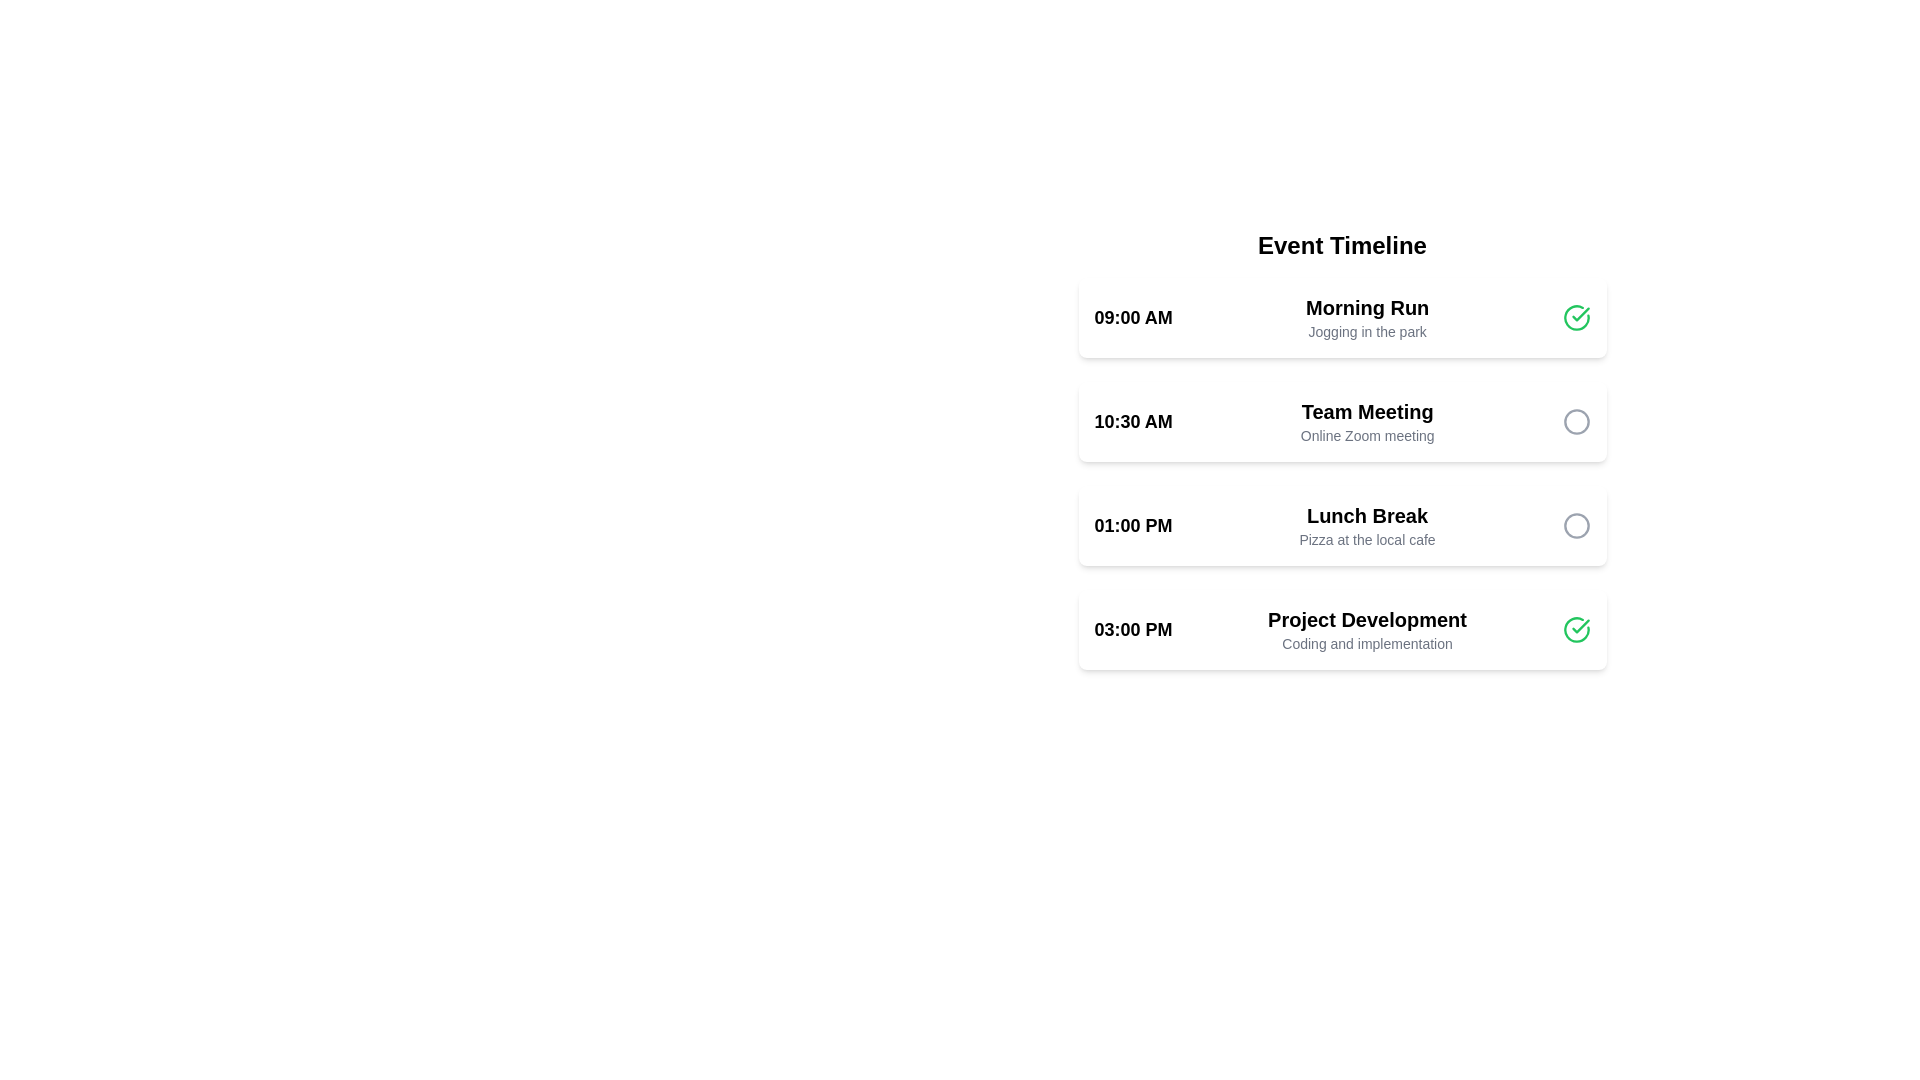  What do you see at coordinates (1366, 420) in the screenshot?
I see `text displayed in the 'Team Meeting' Text Display, which includes the title and description of the online meeting` at bounding box center [1366, 420].